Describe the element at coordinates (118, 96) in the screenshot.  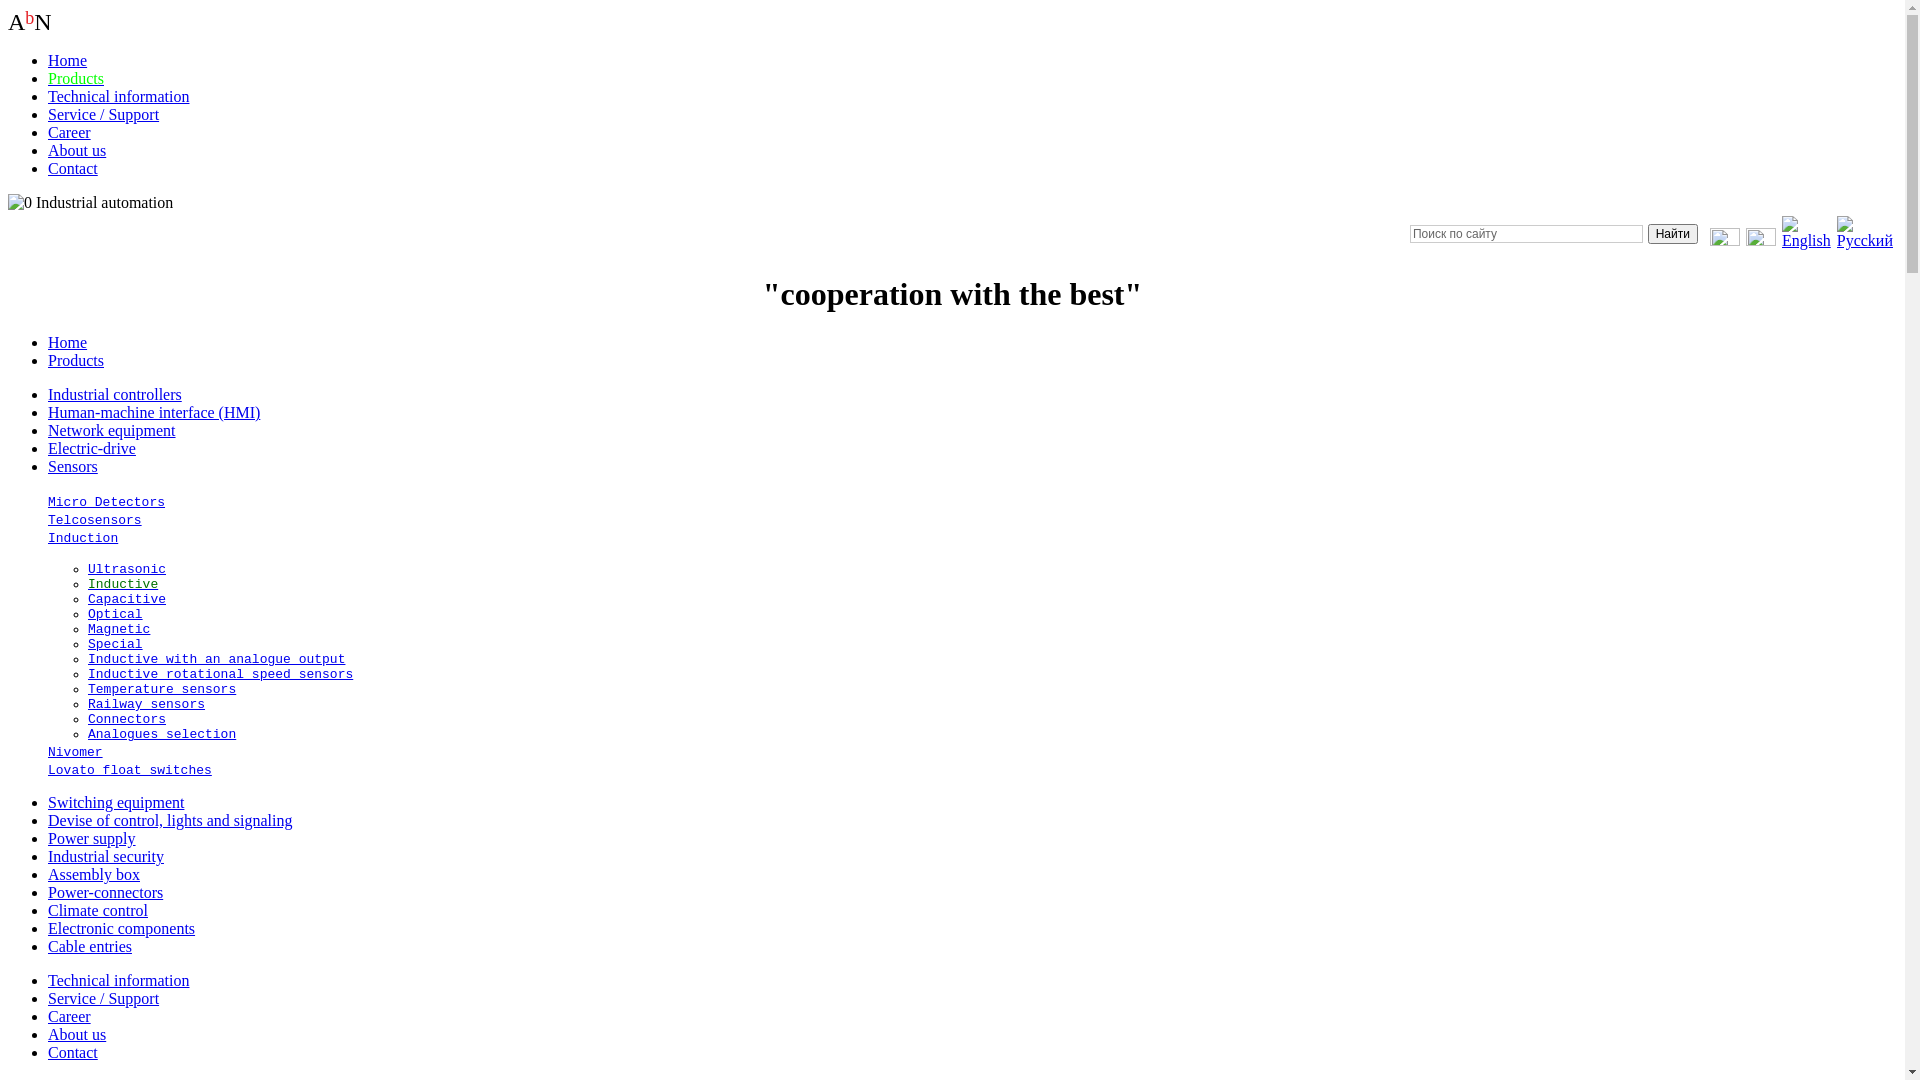
I see `'Technical information'` at that location.